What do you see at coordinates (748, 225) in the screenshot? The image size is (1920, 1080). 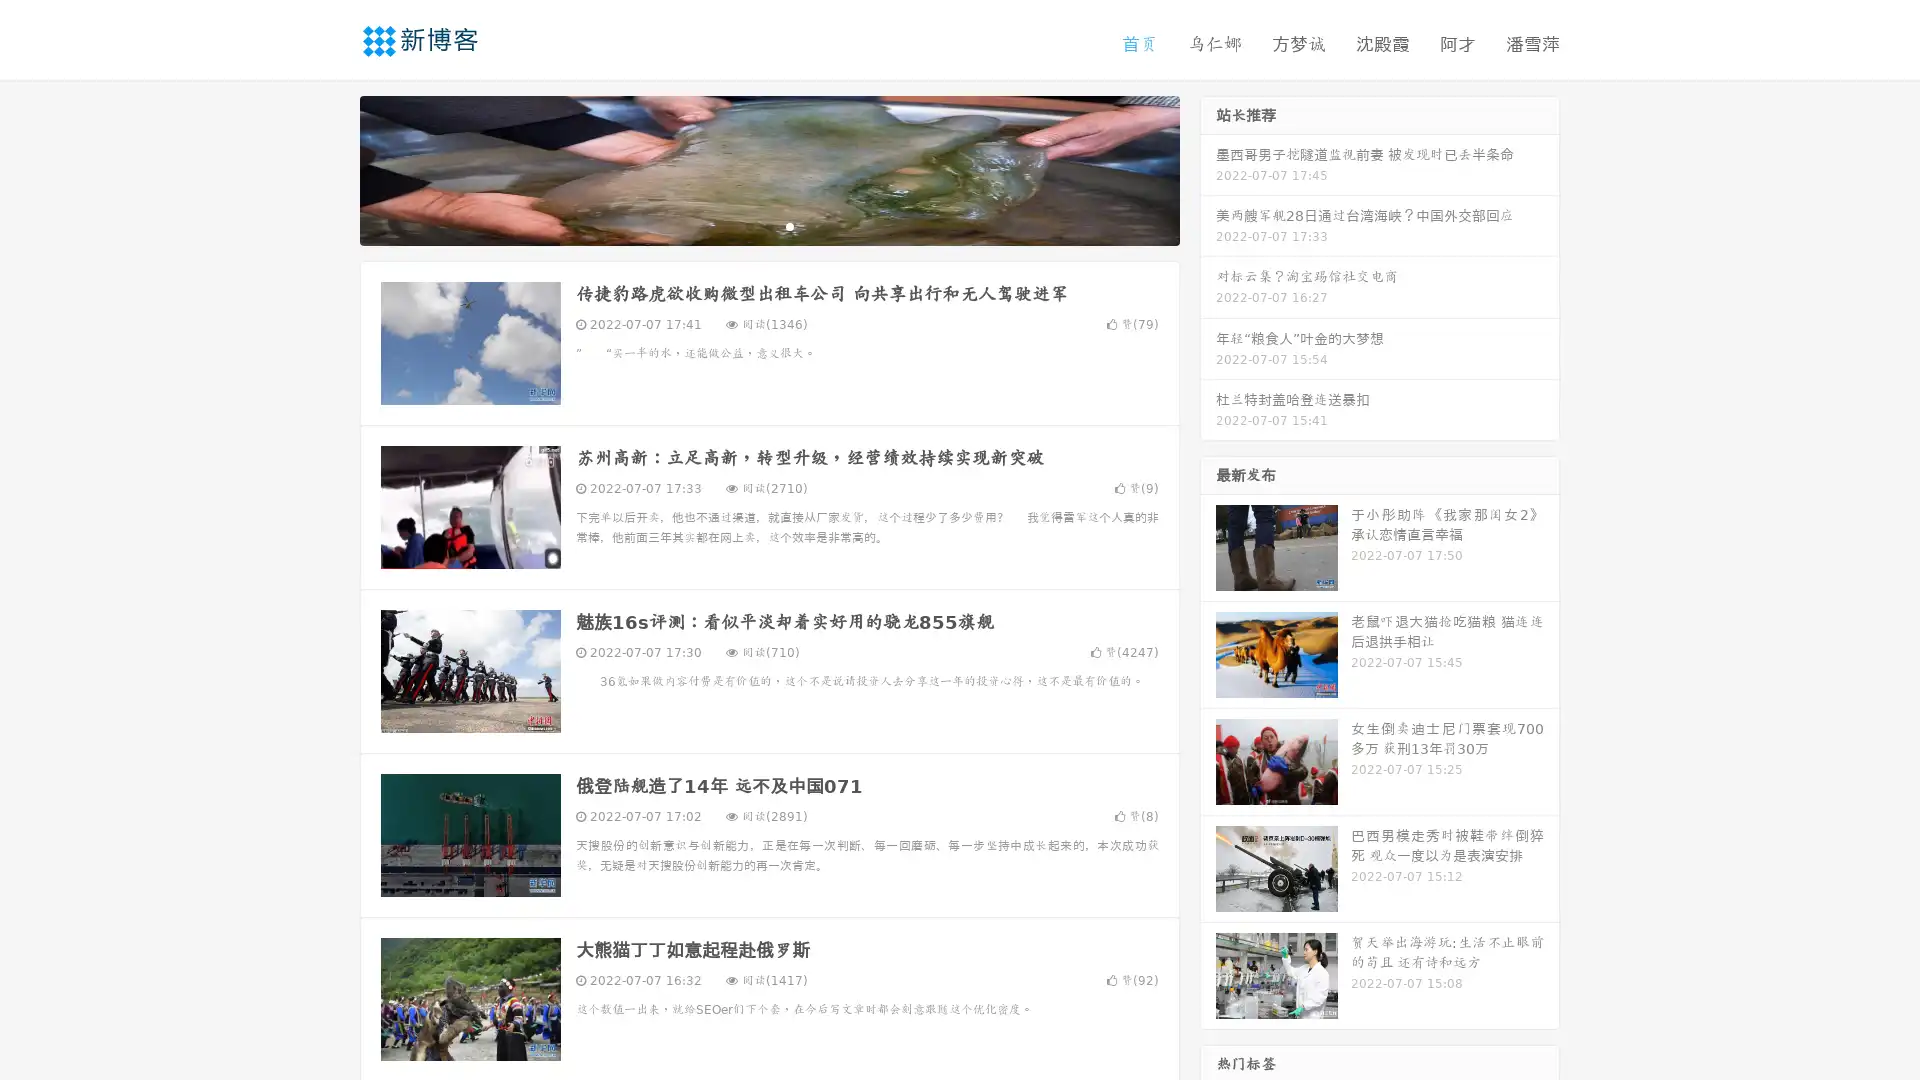 I see `Go to slide 1` at bounding box center [748, 225].